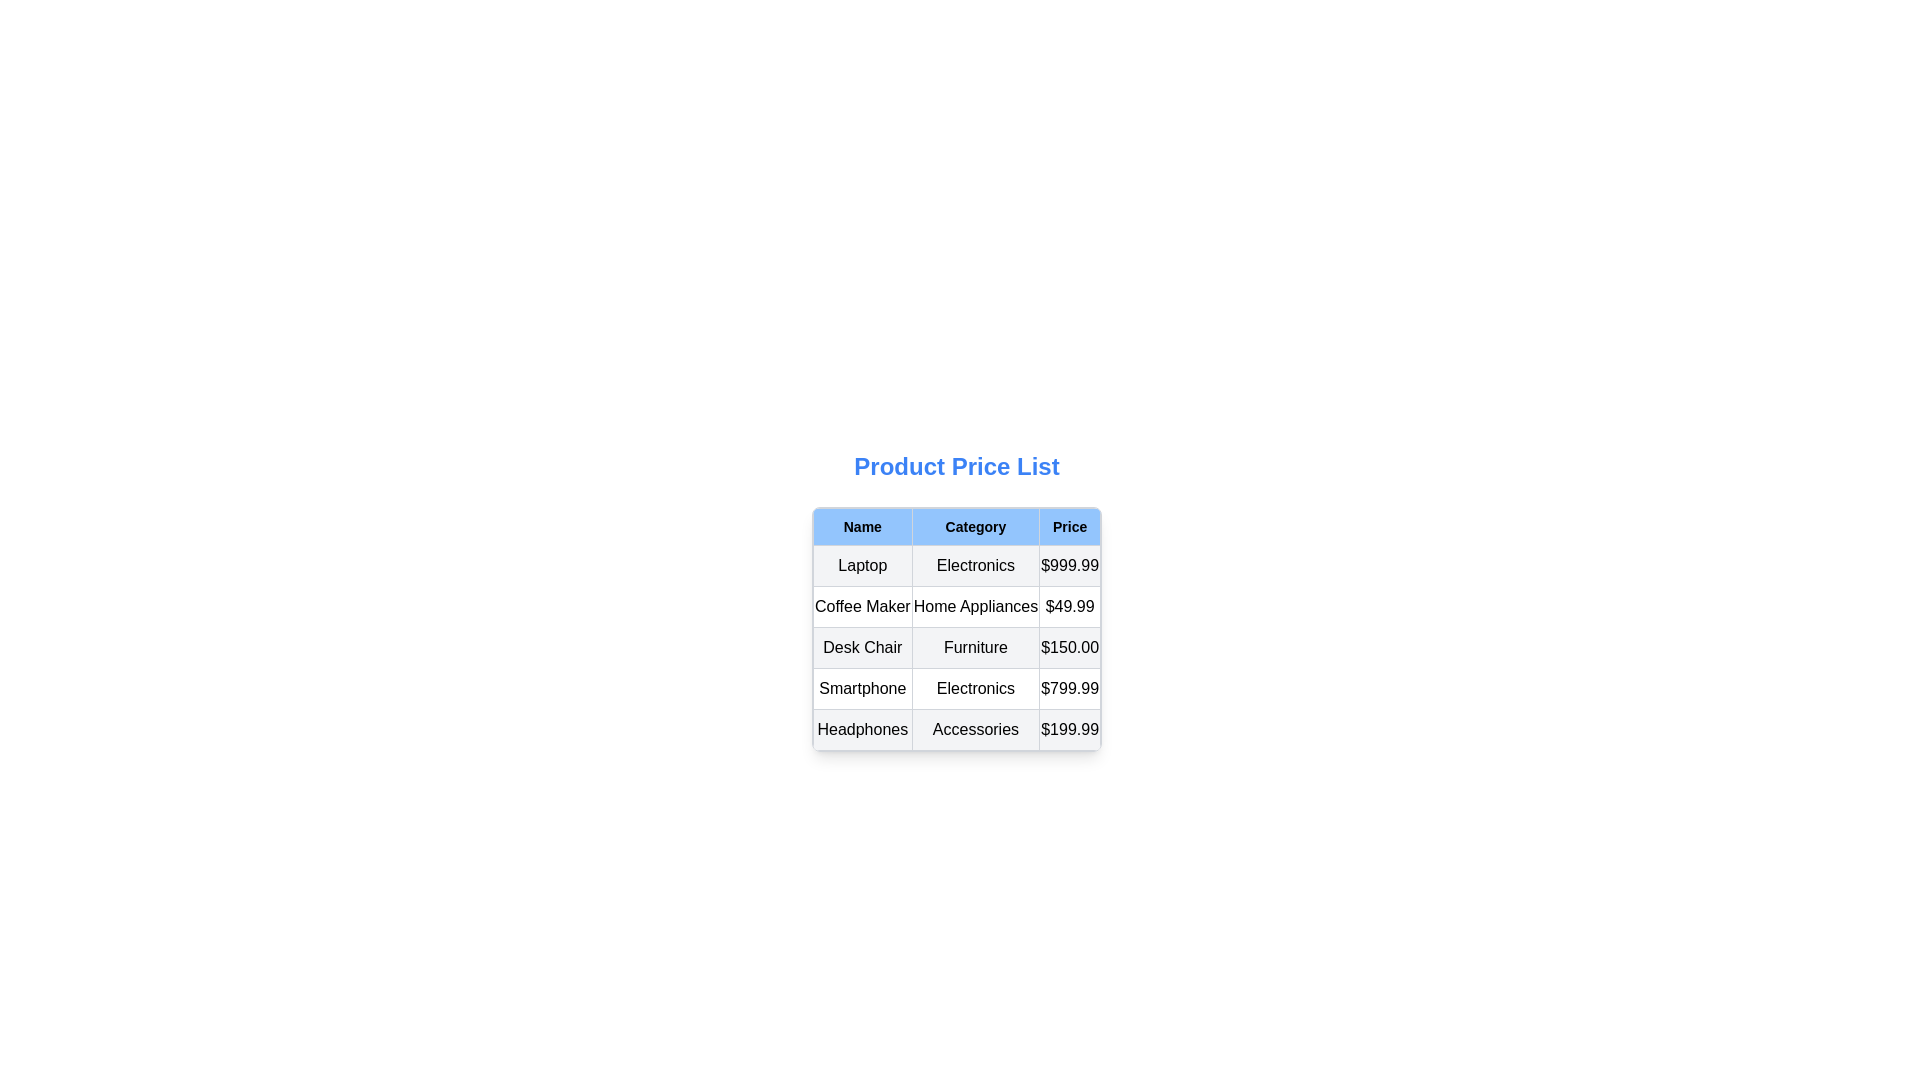 This screenshot has width=1920, height=1080. I want to click on the Table Header Cell that displays the text 'Name' in bold with a light blue background, positioned as the first column header in the 'Product Price List' table, so click(862, 526).